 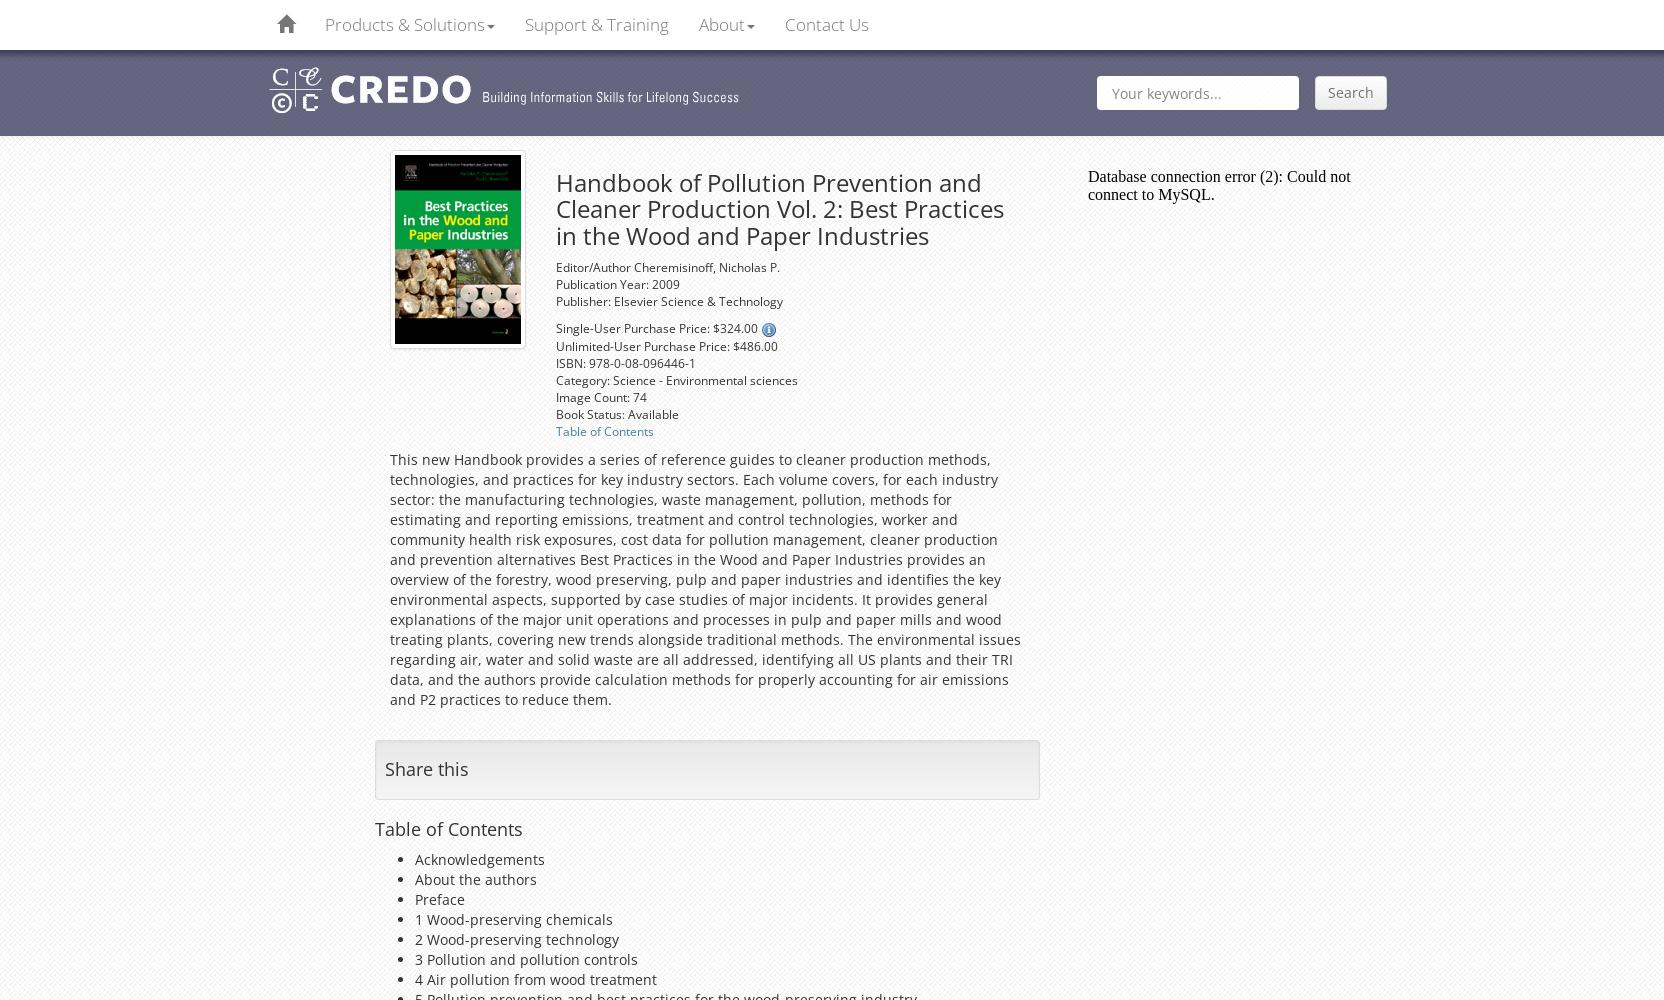 What do you see at coordinates (635, 396) in the screenshot?
I see `':
			74'` at bounding box center [635, 396].